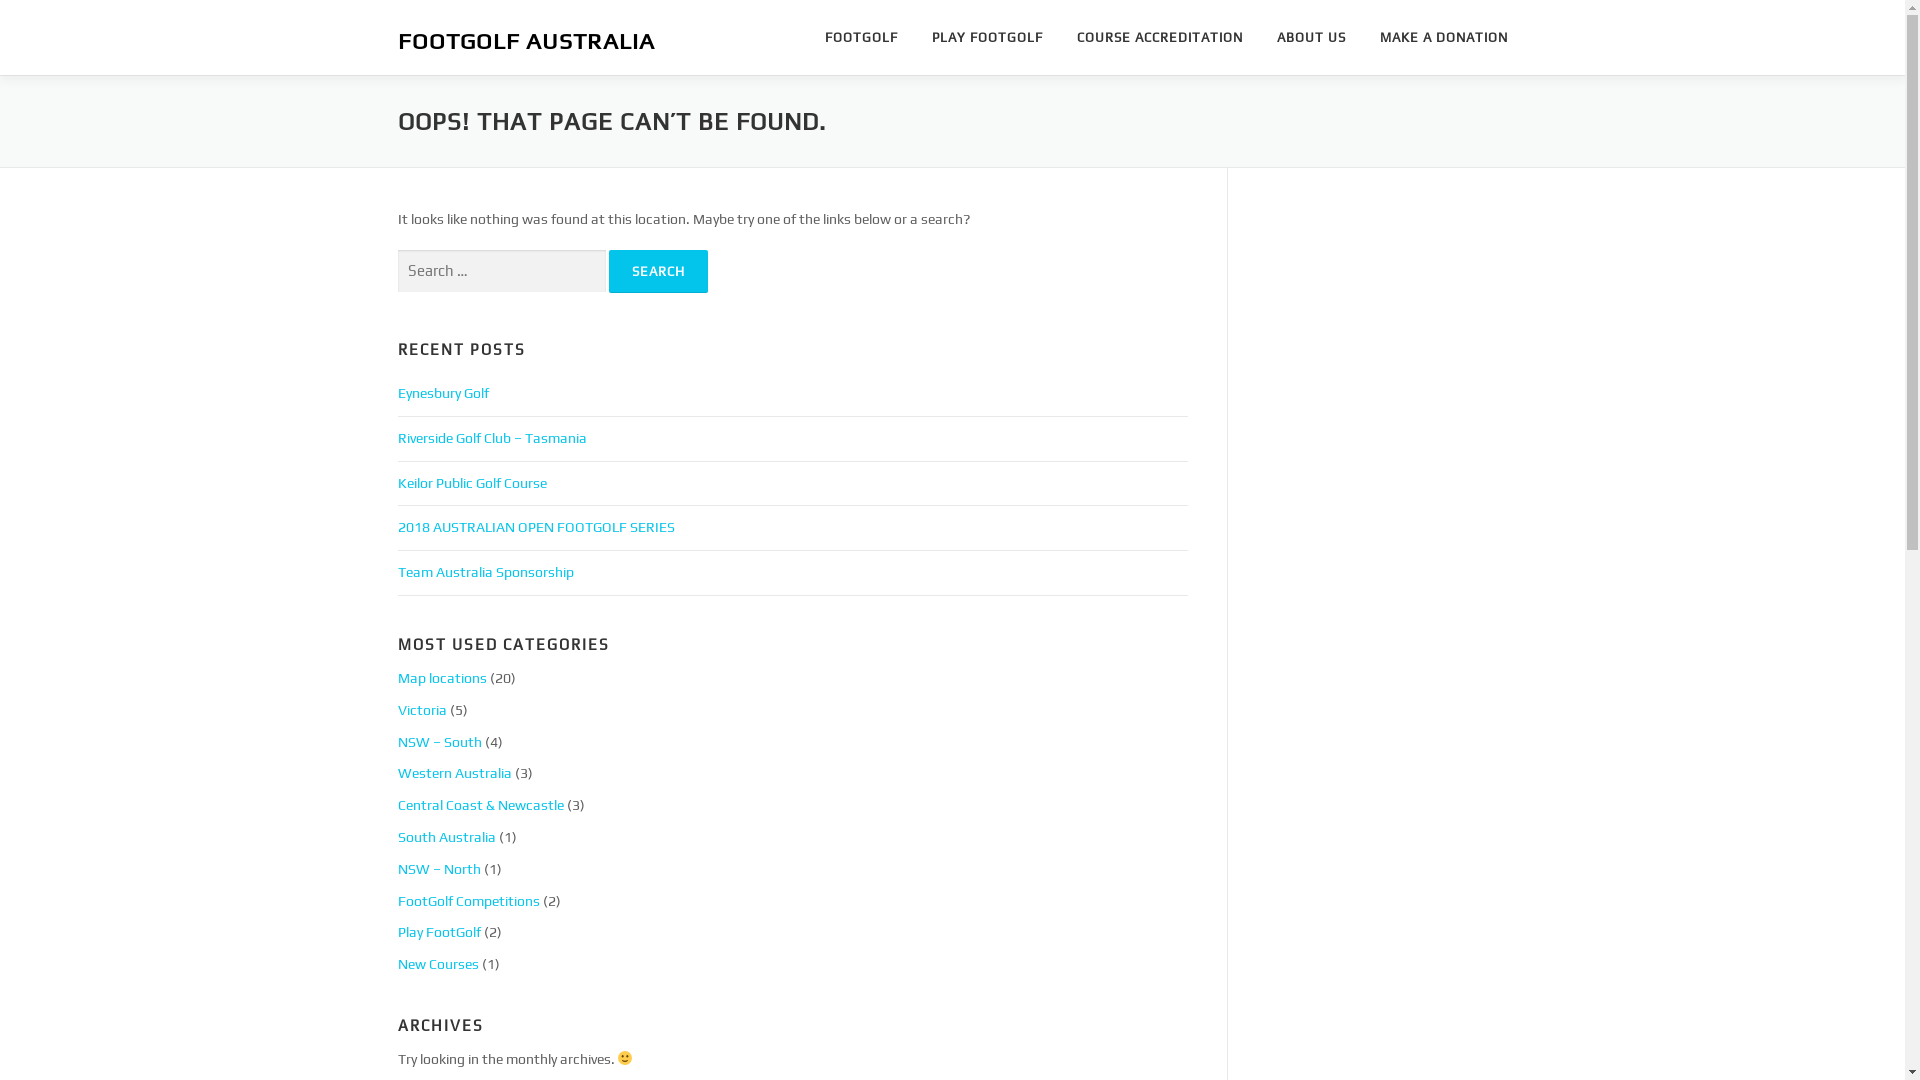 The height and width of the screenshot is (1080, 1920). Describe the element at coordinates (1160, 37) in the screenshot. I see `'COURSE ACCREDITATION'` at that location.